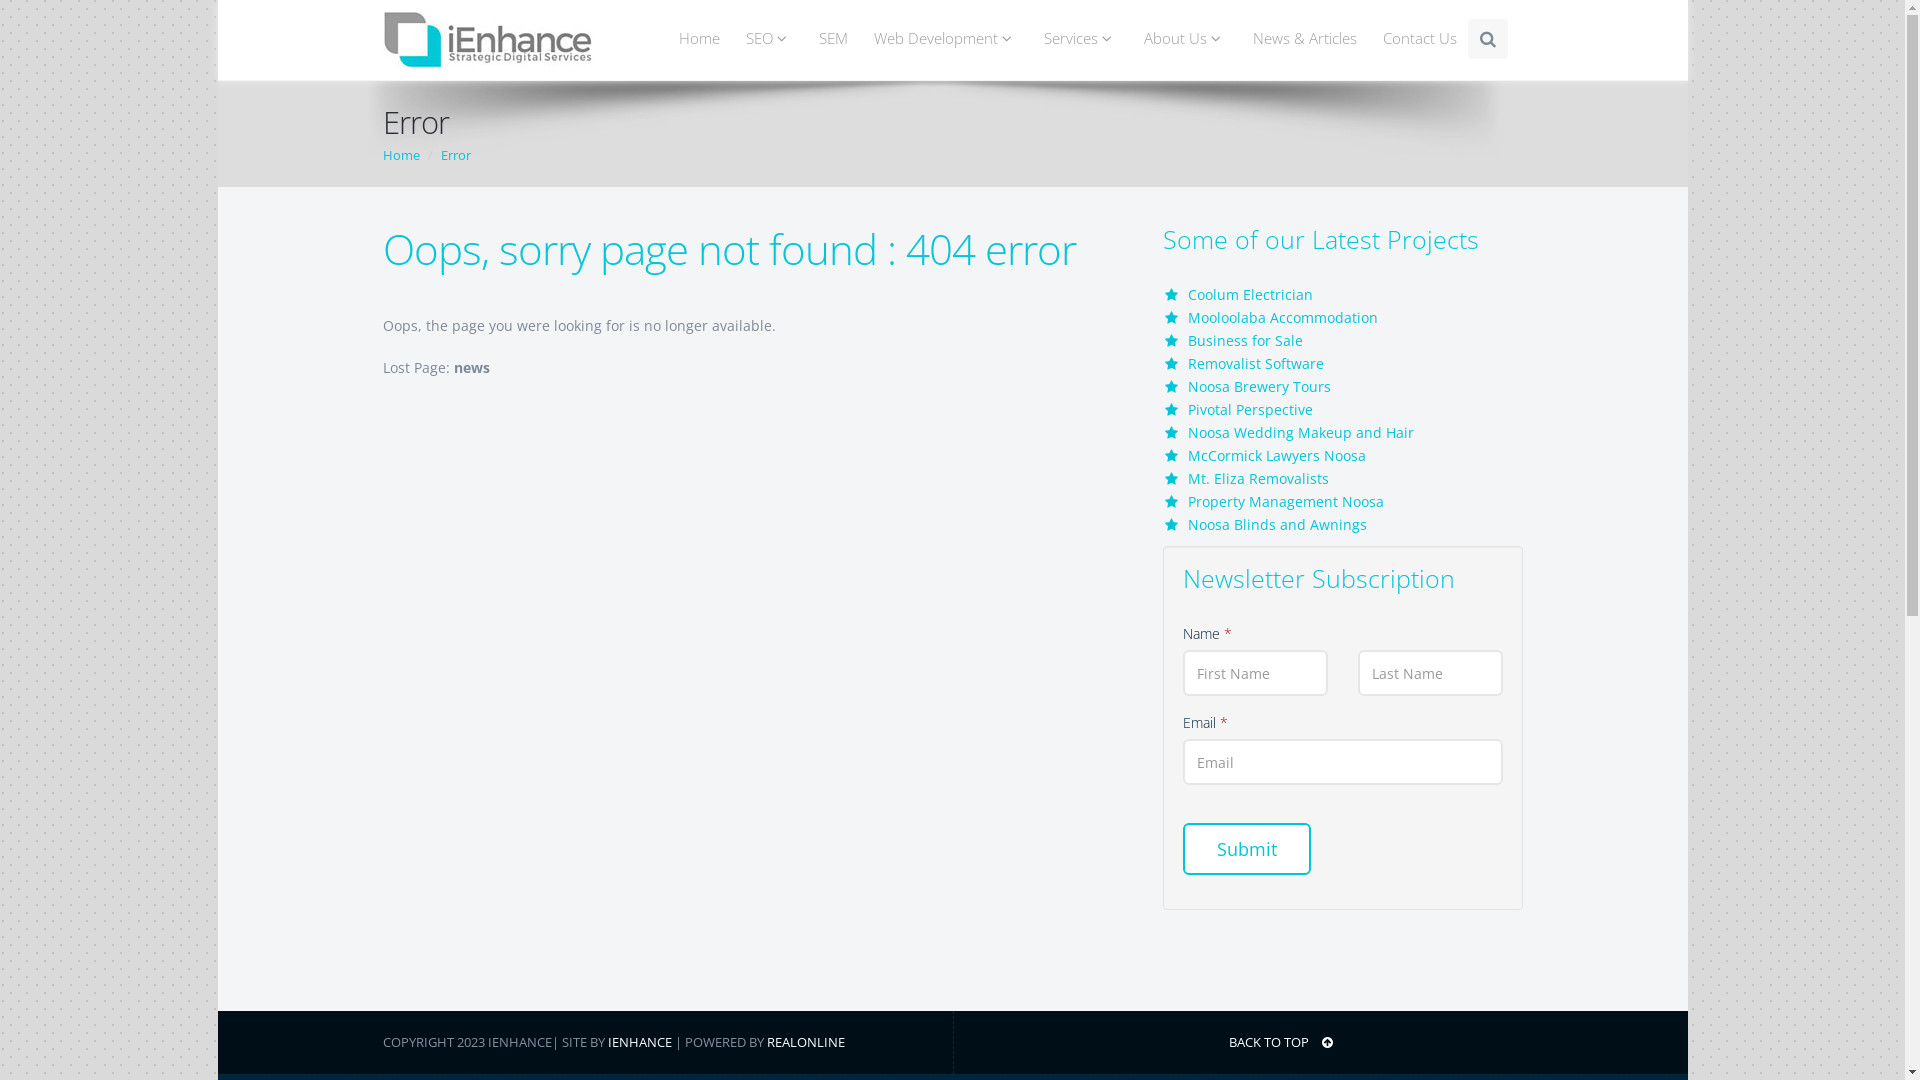 This screenshot has height=1080, width=1920. What do you see at coordinates (1258, 386) in the screenshot?
I see `'Noosa Brewery Tours'` at bounding box center [1258, 386].